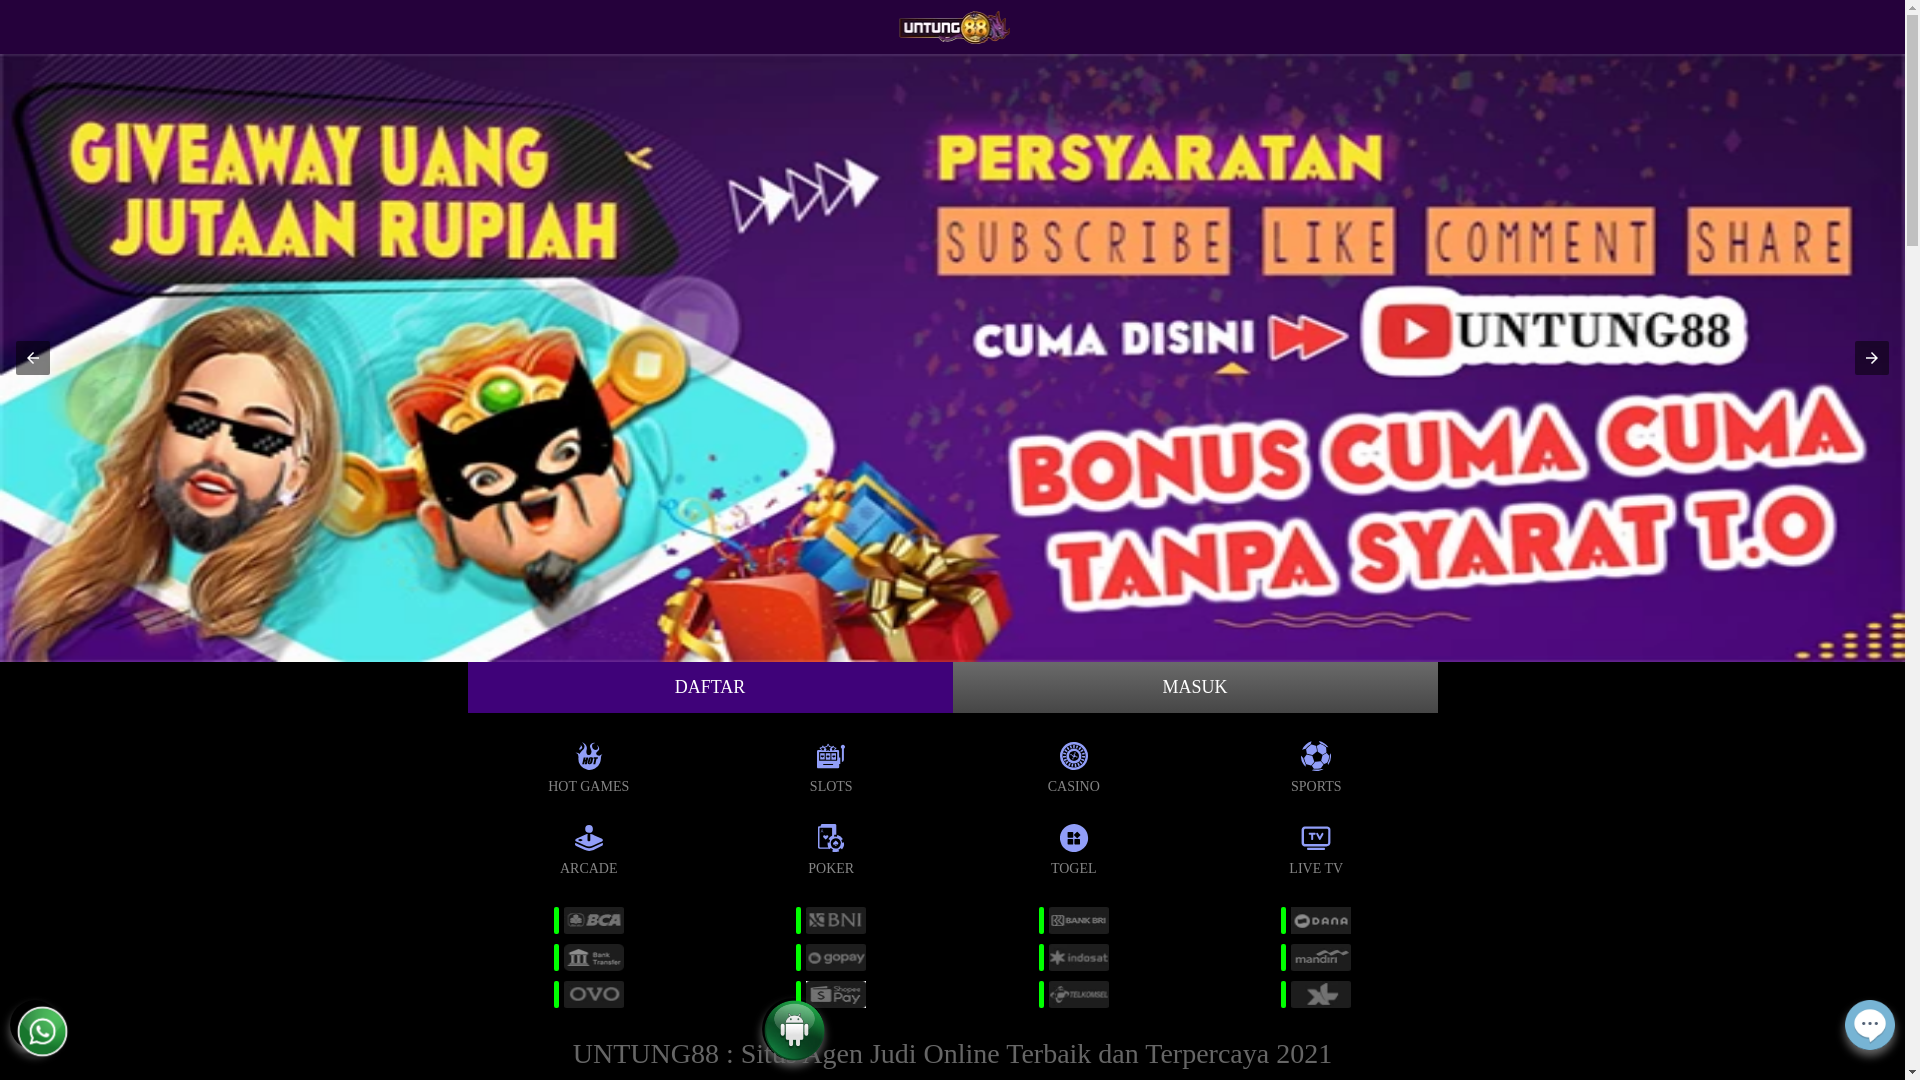 This screenshot has height=1080, width=1920. What do you see at coordinates (1316, 763) in the screenshot?
I see `'SPORTS'` at bounding box center [1316, 763].